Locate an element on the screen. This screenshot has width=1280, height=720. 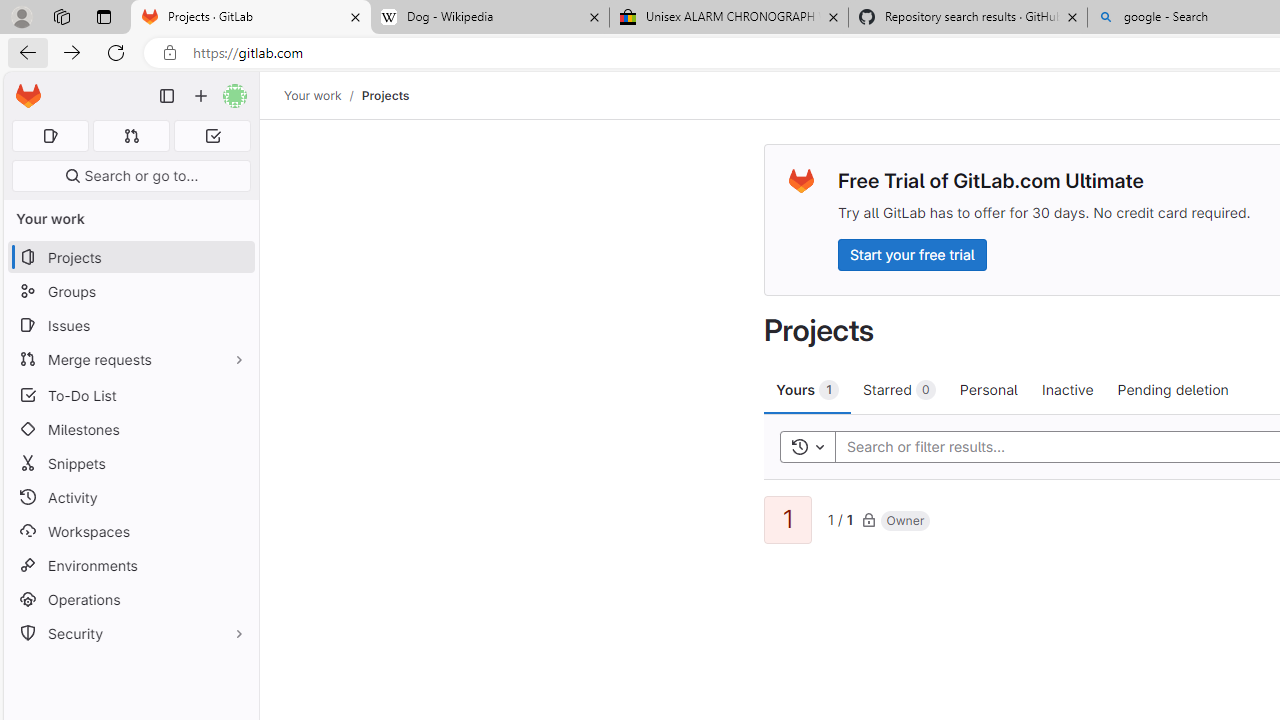
'Skip to main content' is located at coordinates (23, 86).